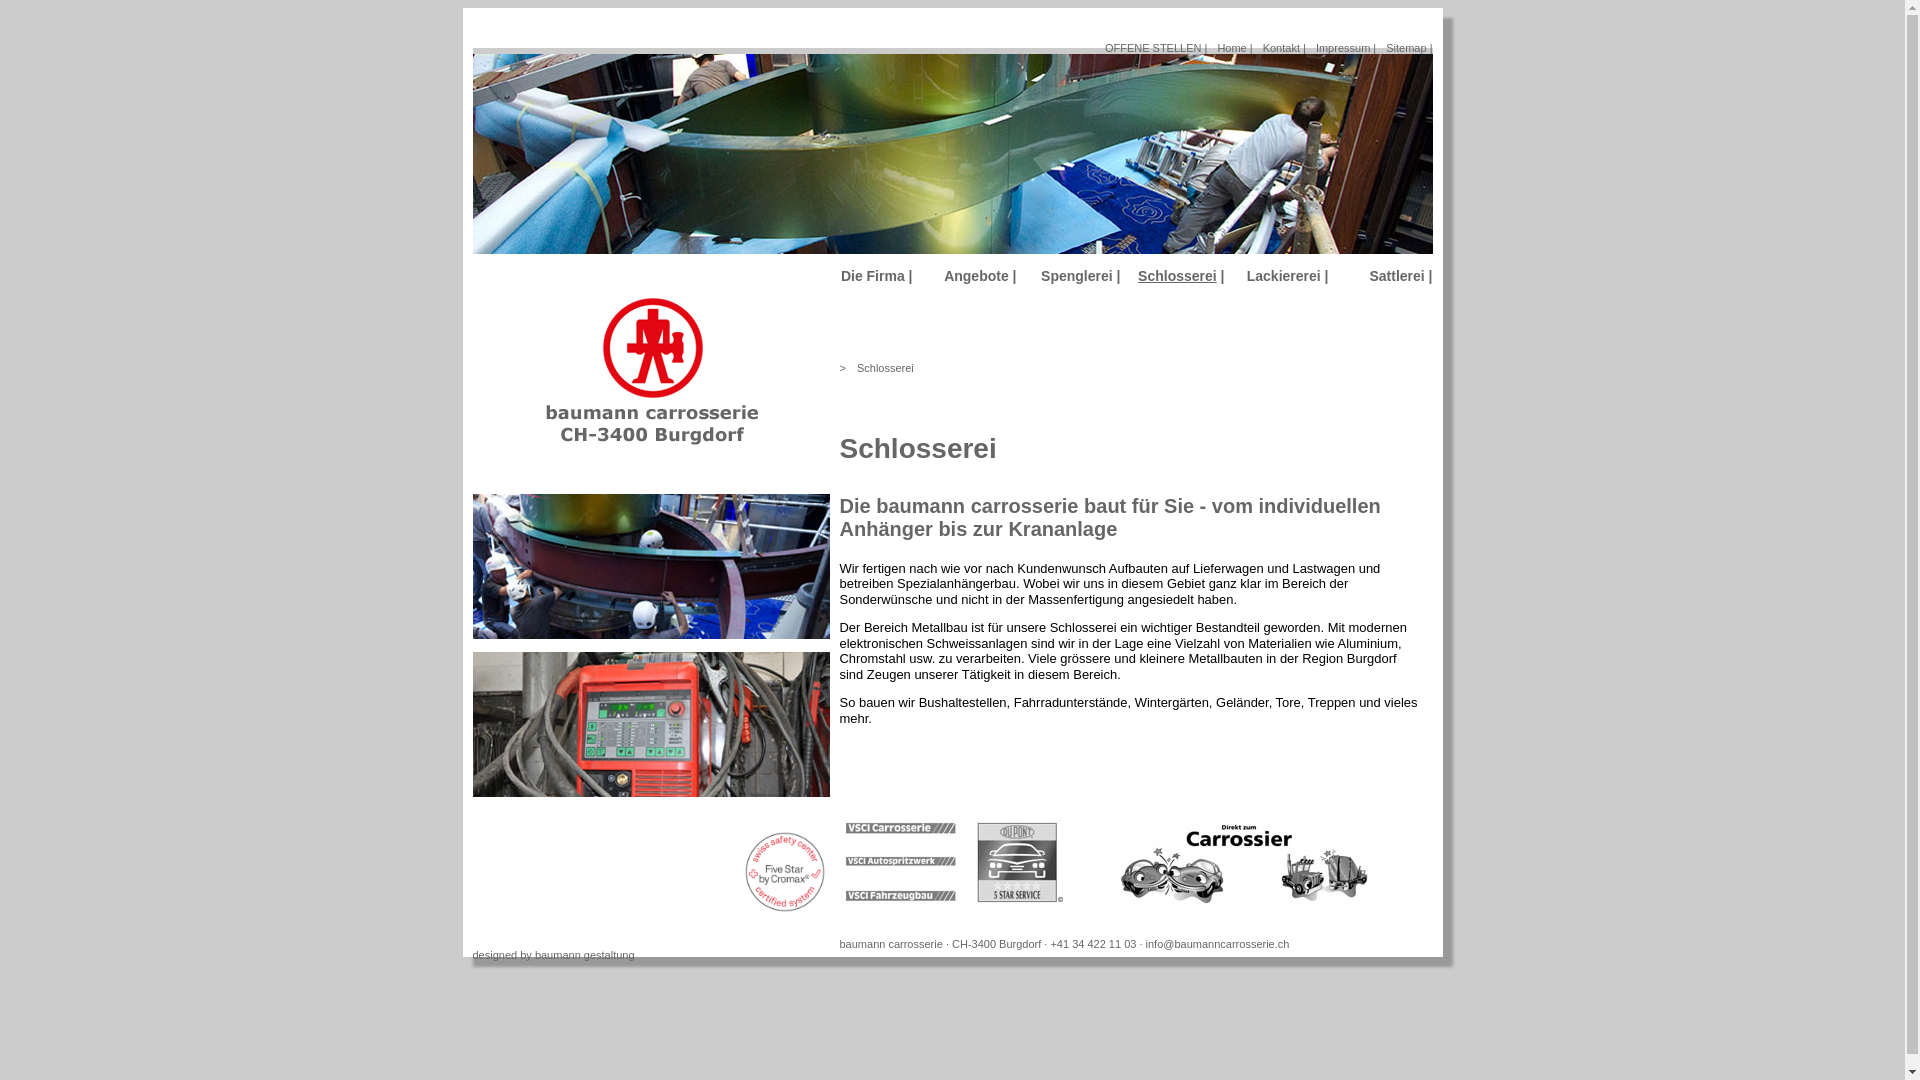 This screenshot has height=1080, width=1920. I want to click on 'Sitemap', so click(1405, 46).